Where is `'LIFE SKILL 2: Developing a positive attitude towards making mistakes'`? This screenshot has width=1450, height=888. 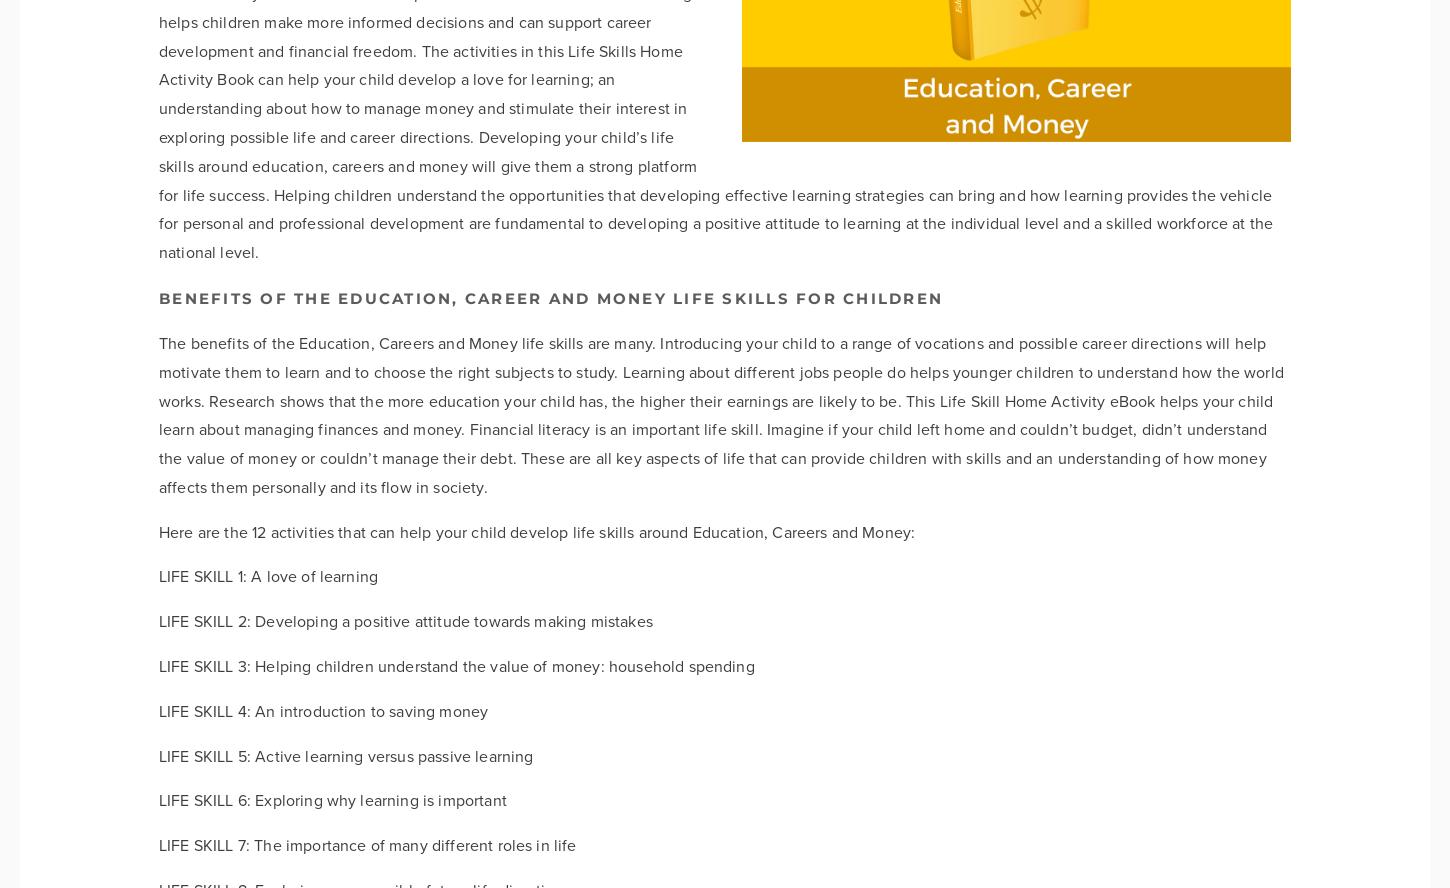 'LIFE SKILL 2: Developing a positive attitude towards making mistakes' is located at coordinates (158, 620).